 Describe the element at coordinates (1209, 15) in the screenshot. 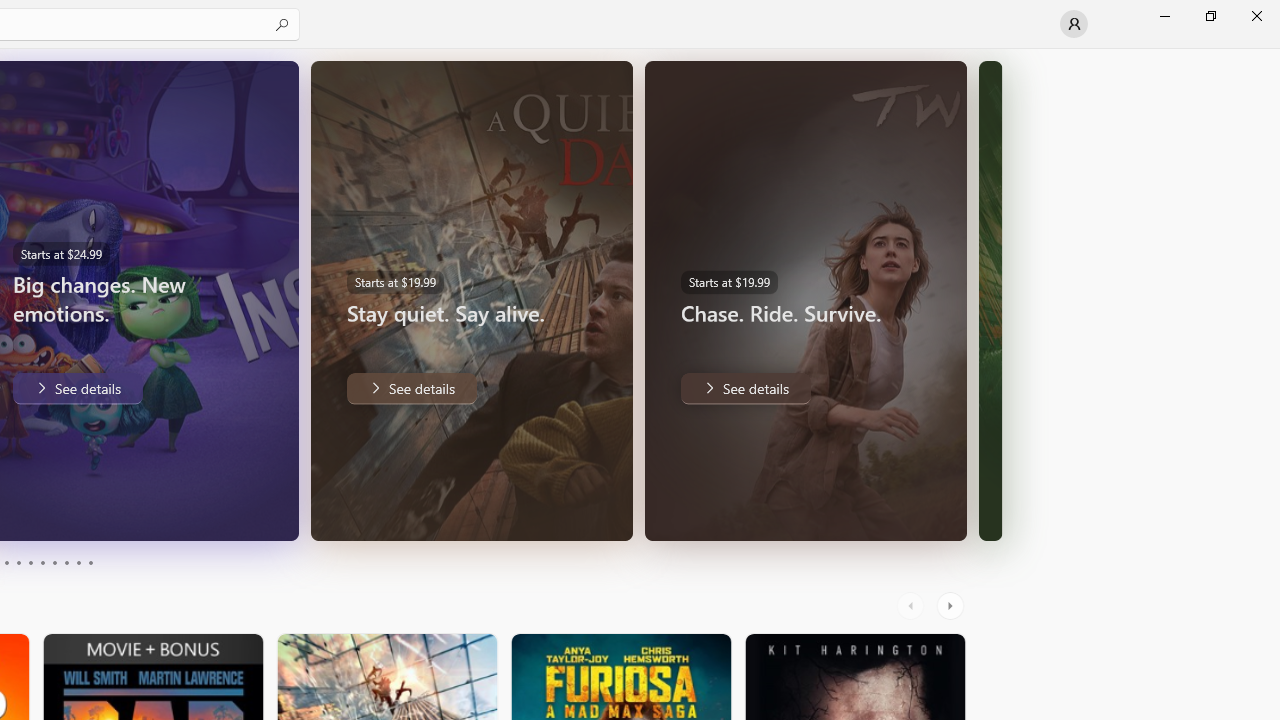

I see `'Restore Microsoft Store'` at that location.